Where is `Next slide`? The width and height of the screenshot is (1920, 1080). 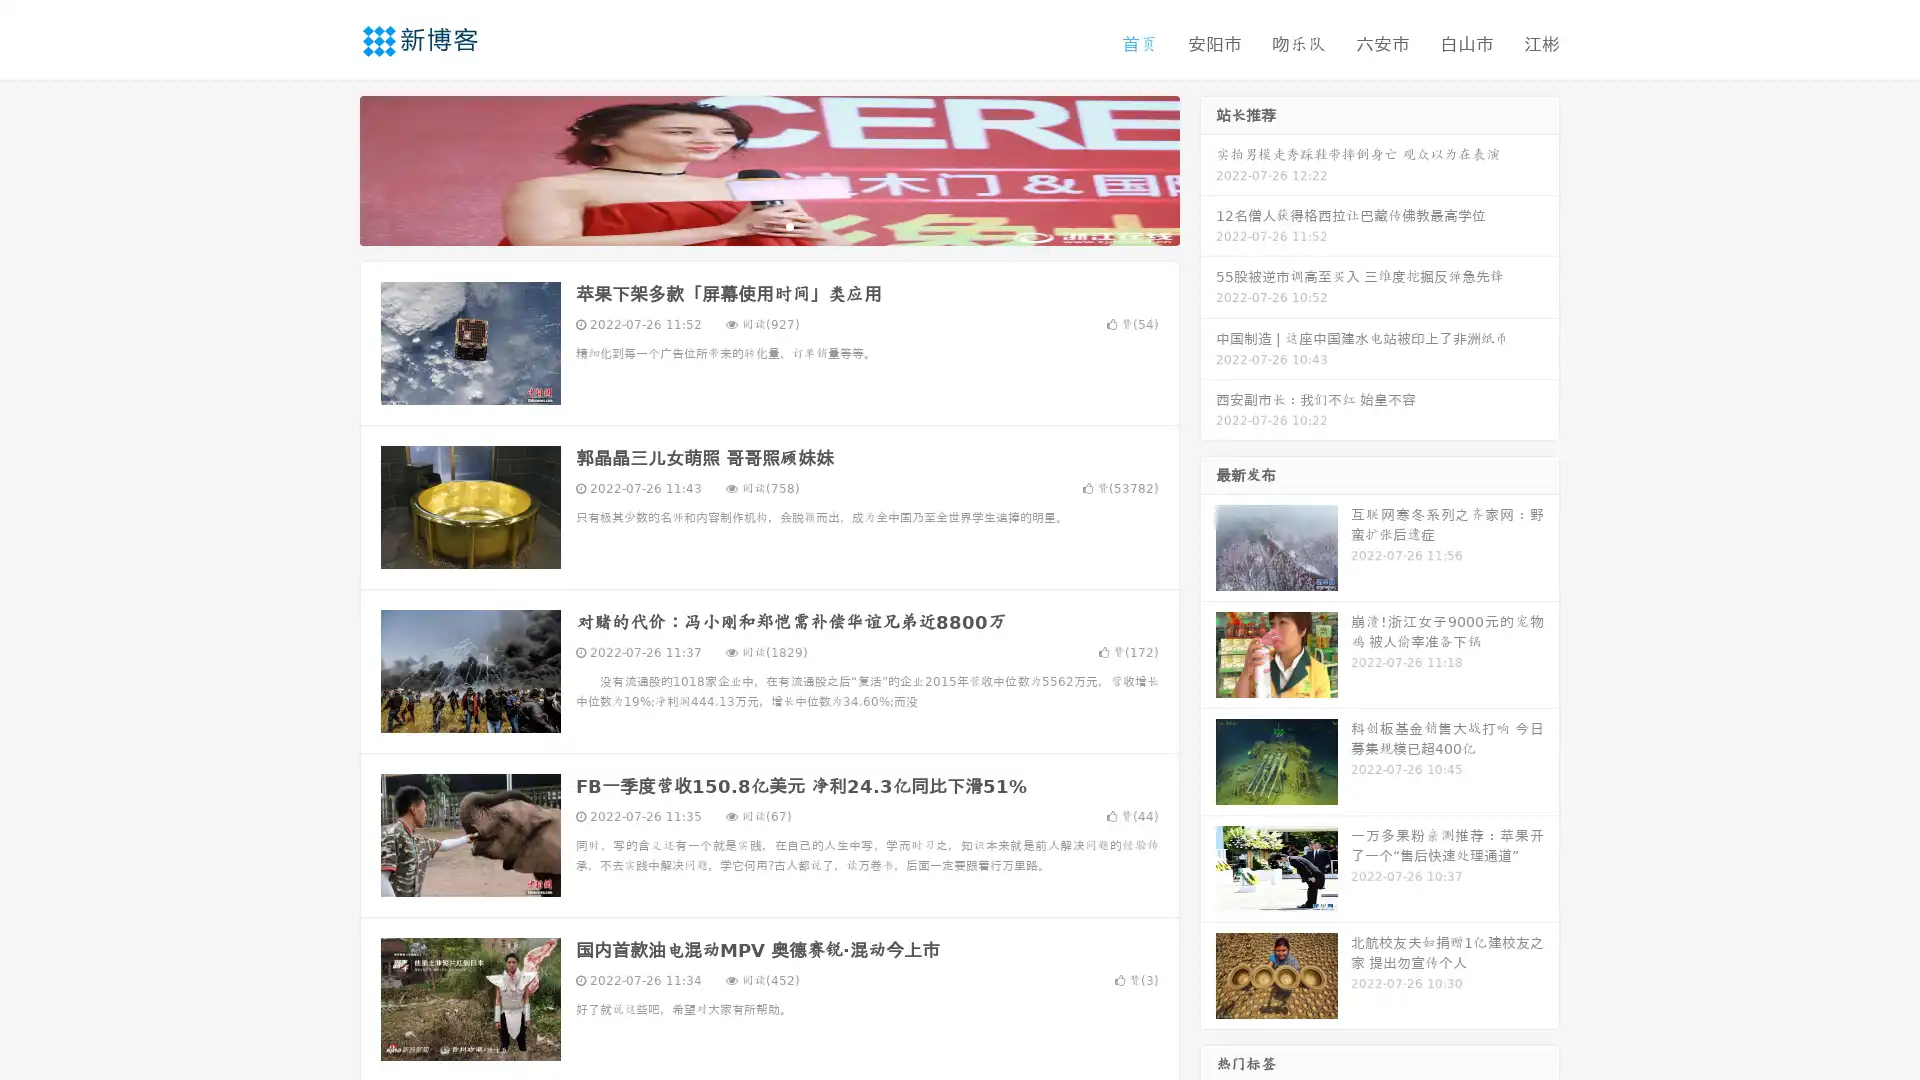 Next slide is located at coordinates (1208, 168).